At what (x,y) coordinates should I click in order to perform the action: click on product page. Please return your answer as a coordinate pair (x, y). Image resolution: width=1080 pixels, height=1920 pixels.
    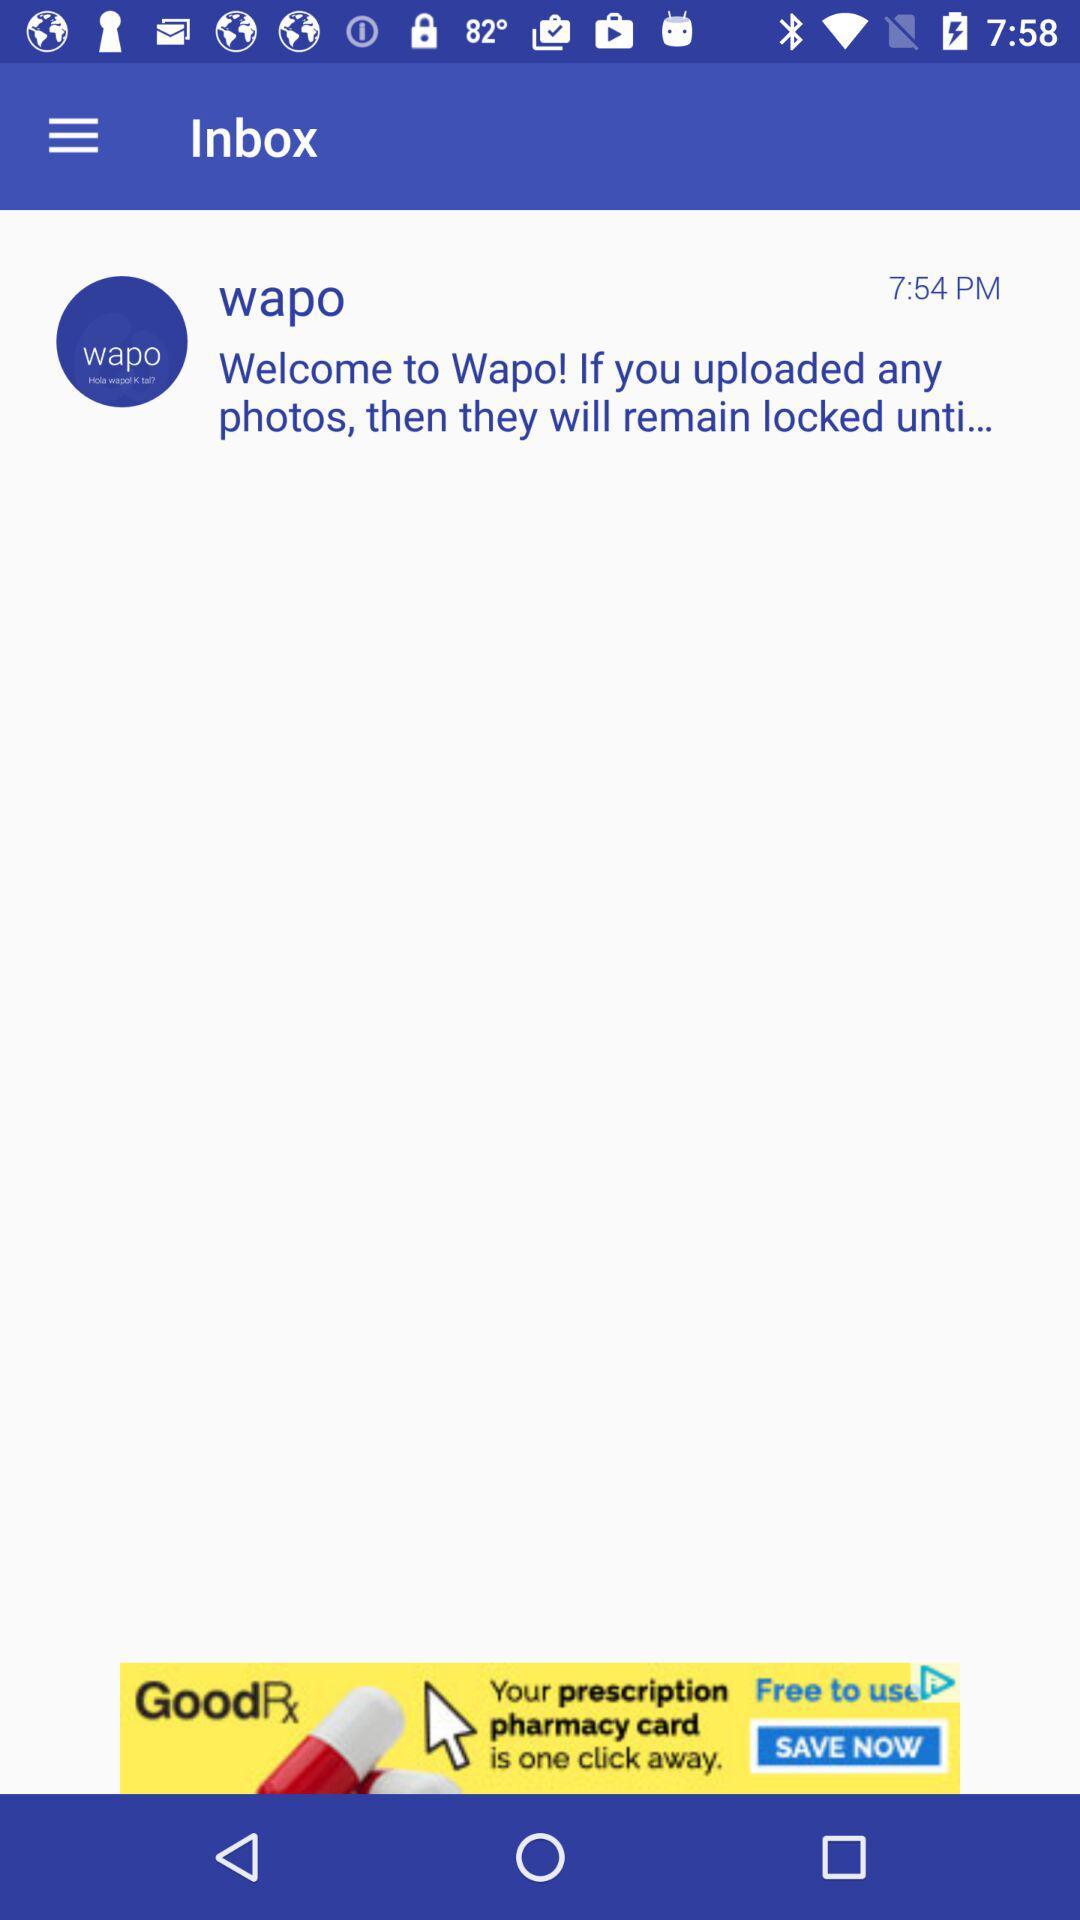
    Looking at the image, I should click on (540, 1727).